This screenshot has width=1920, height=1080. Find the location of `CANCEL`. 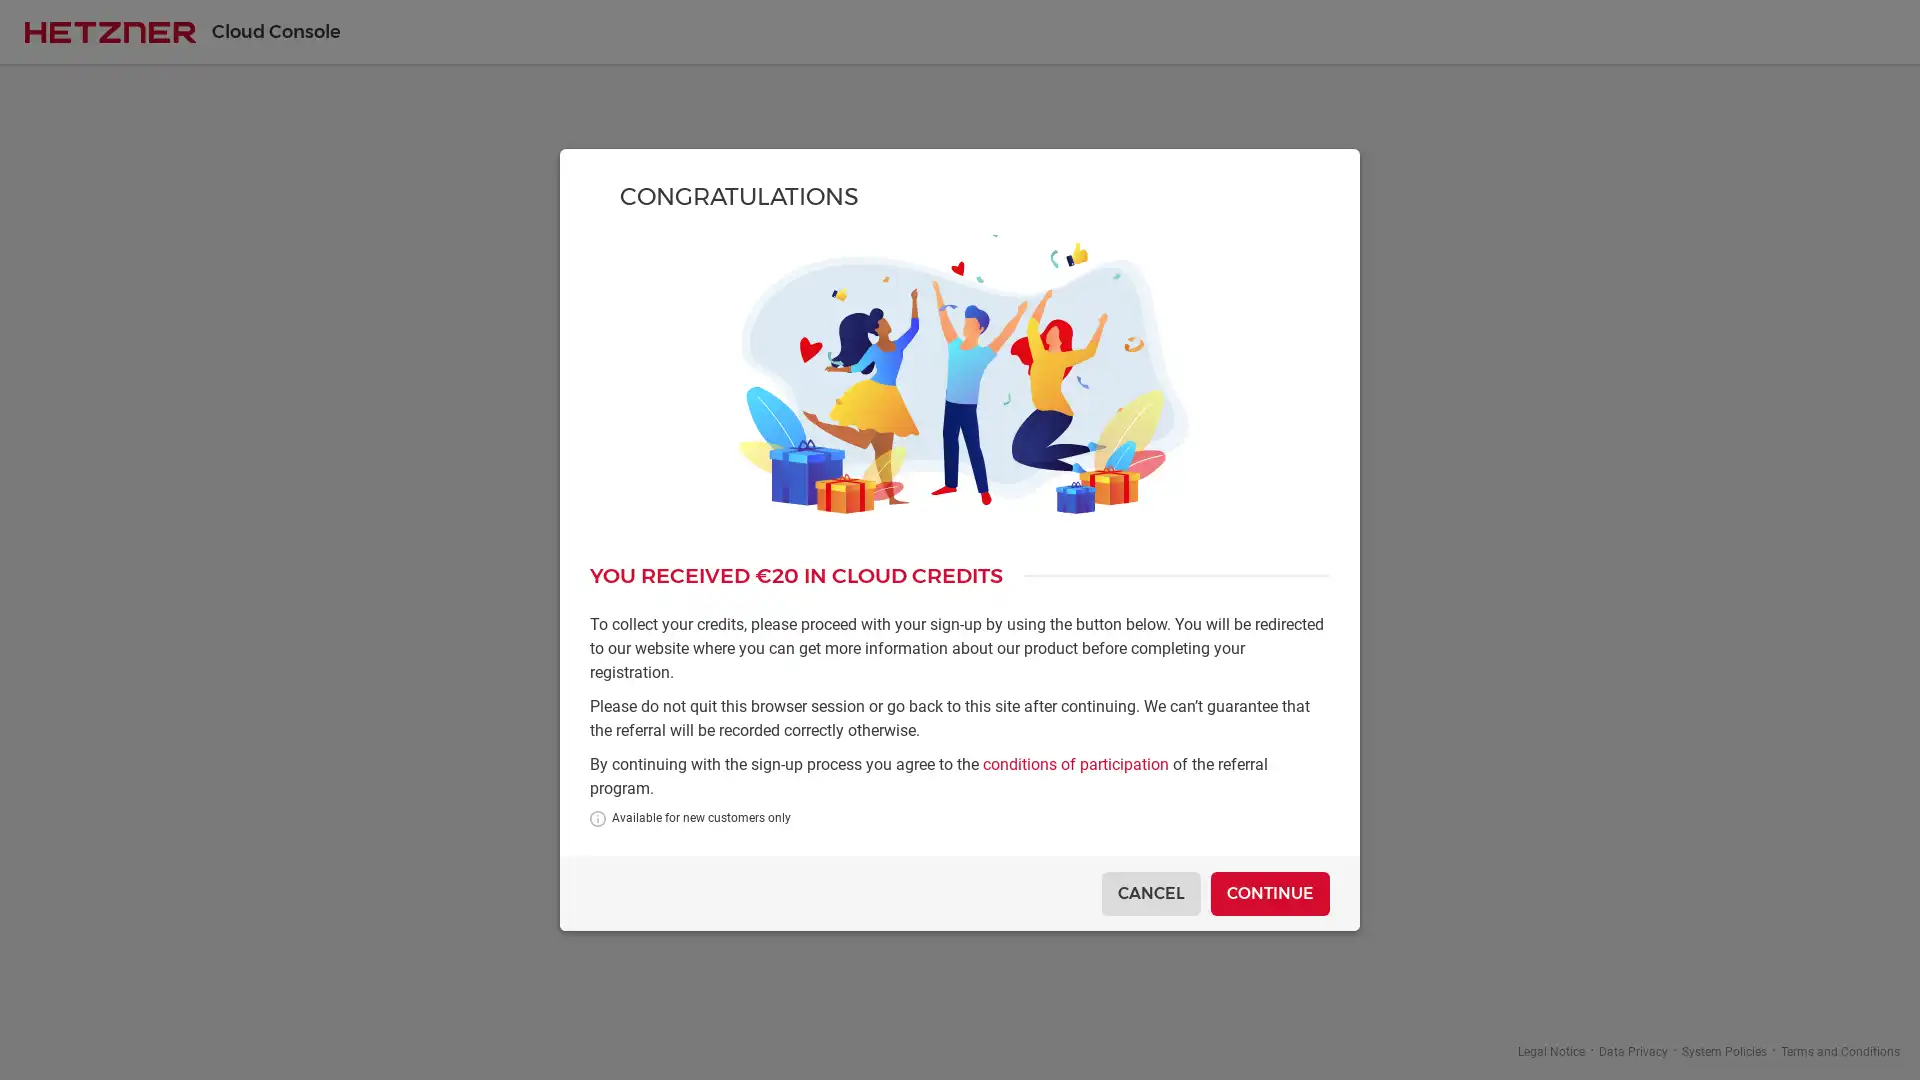

CANCEL is located at coordinates (1151, 892).